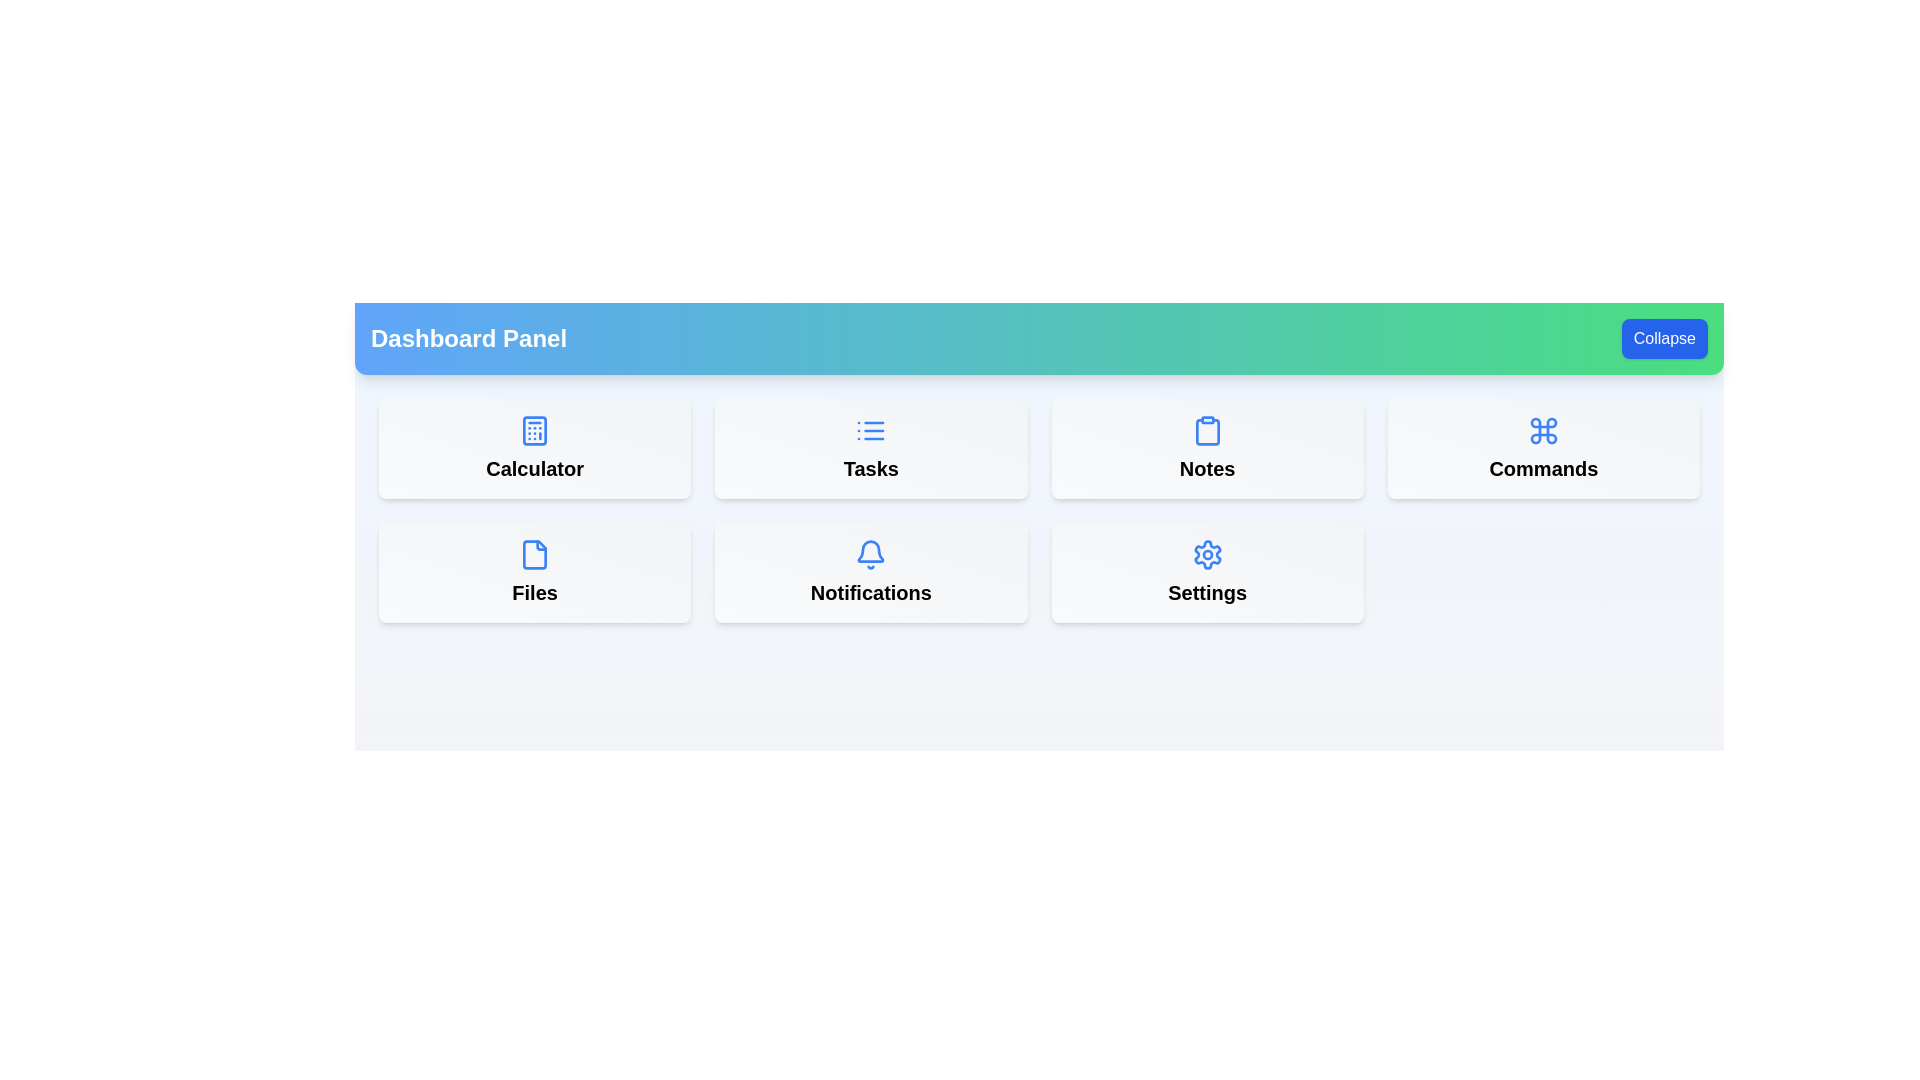 The image size is (1920, 1080). What do you see at coordinates (870, 573) in the screenshot?
I see `the menu item labeled Notifications` at bounding box center [870, 573].